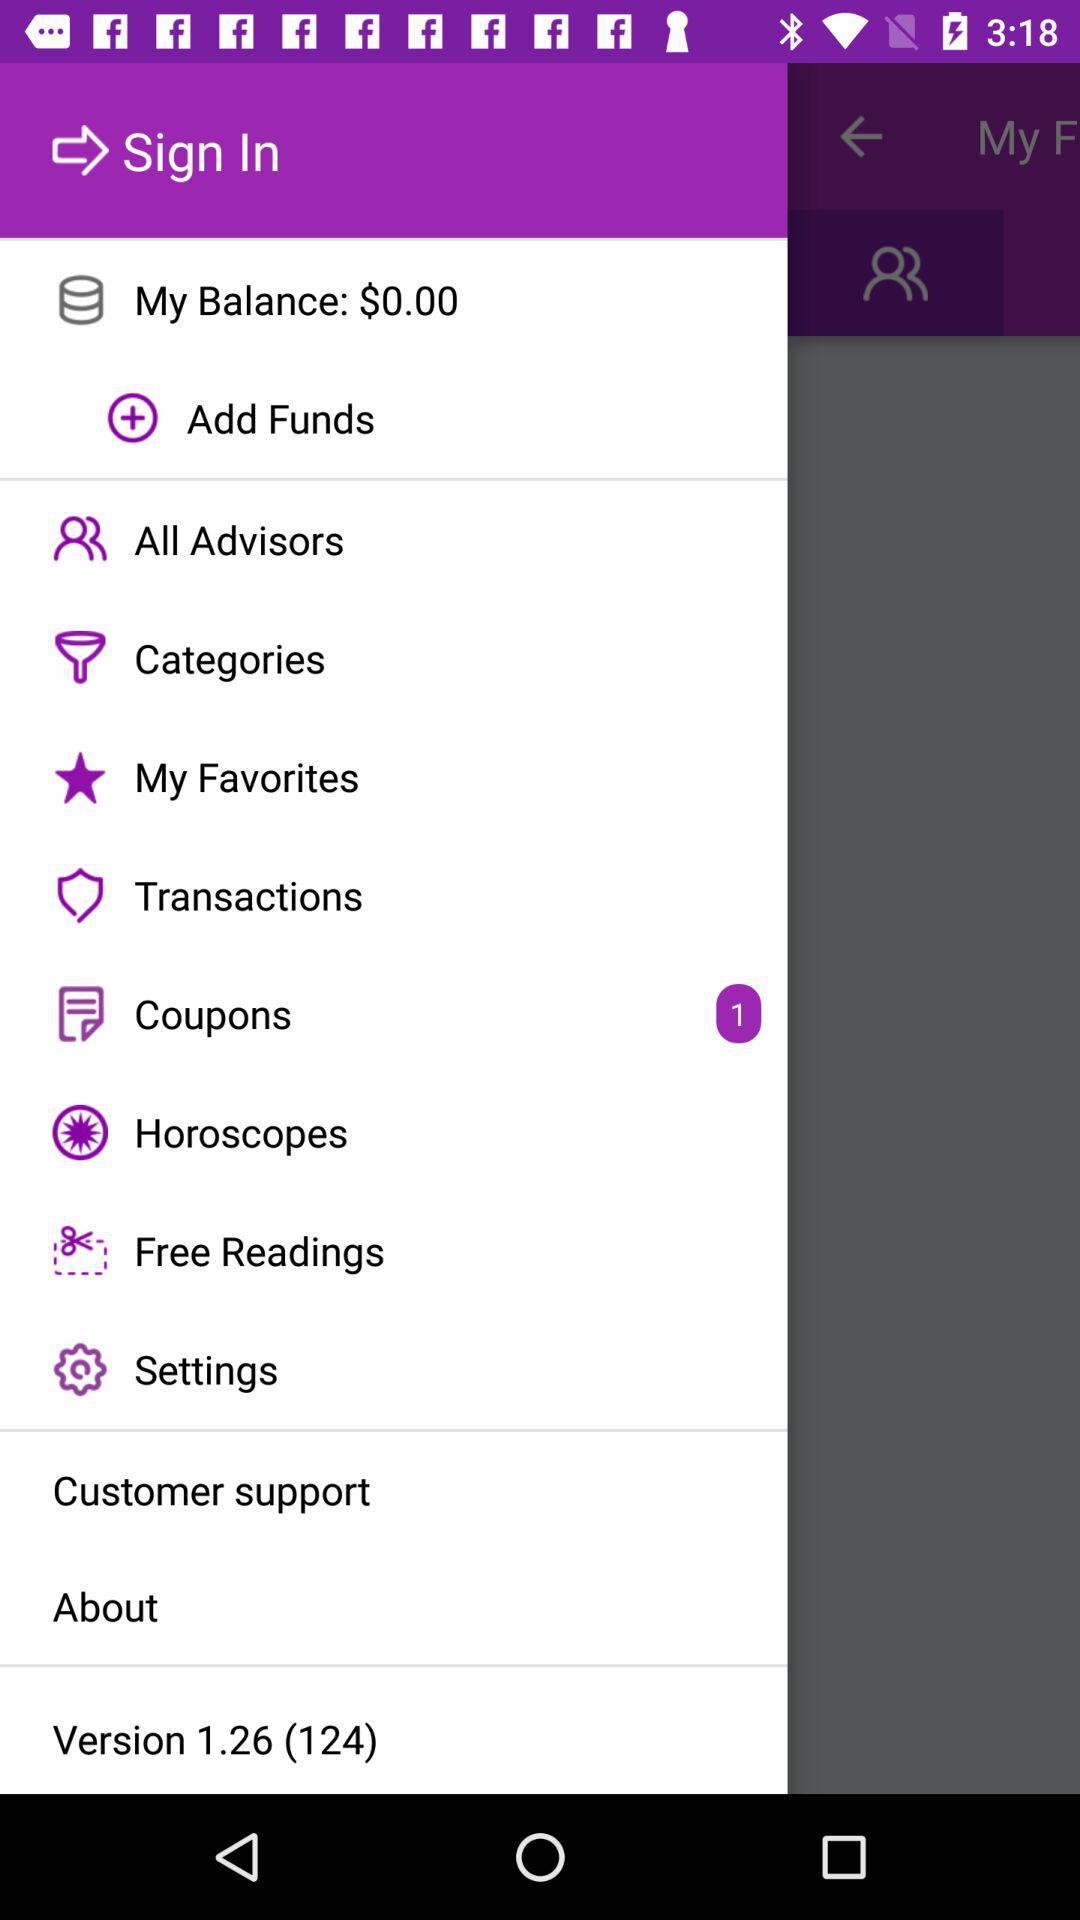 This screenshot has width=1080, height=1920. What do you see at coordinates (393, 1606) in the screenshot?
I see `item below customer support` at bounding box center [393, 1606].